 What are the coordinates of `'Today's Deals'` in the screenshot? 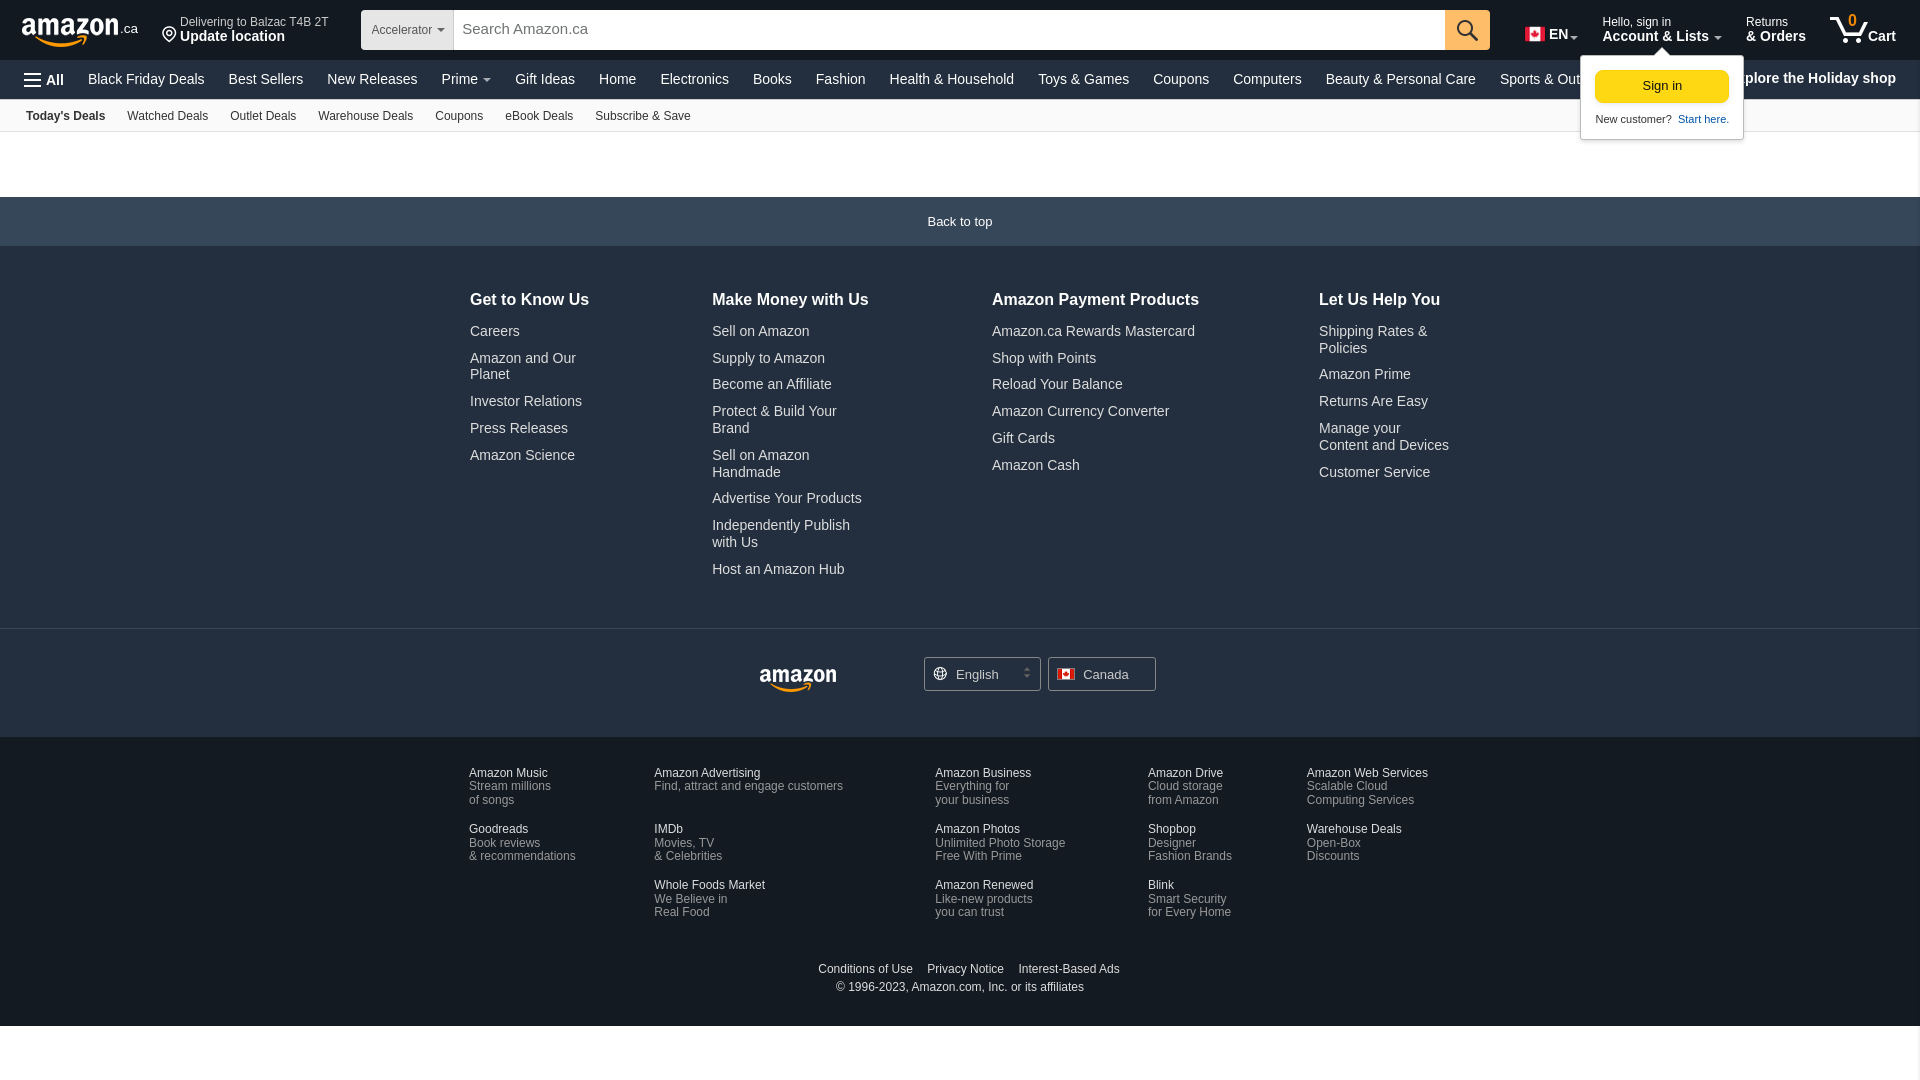 It's located at (65, 115).